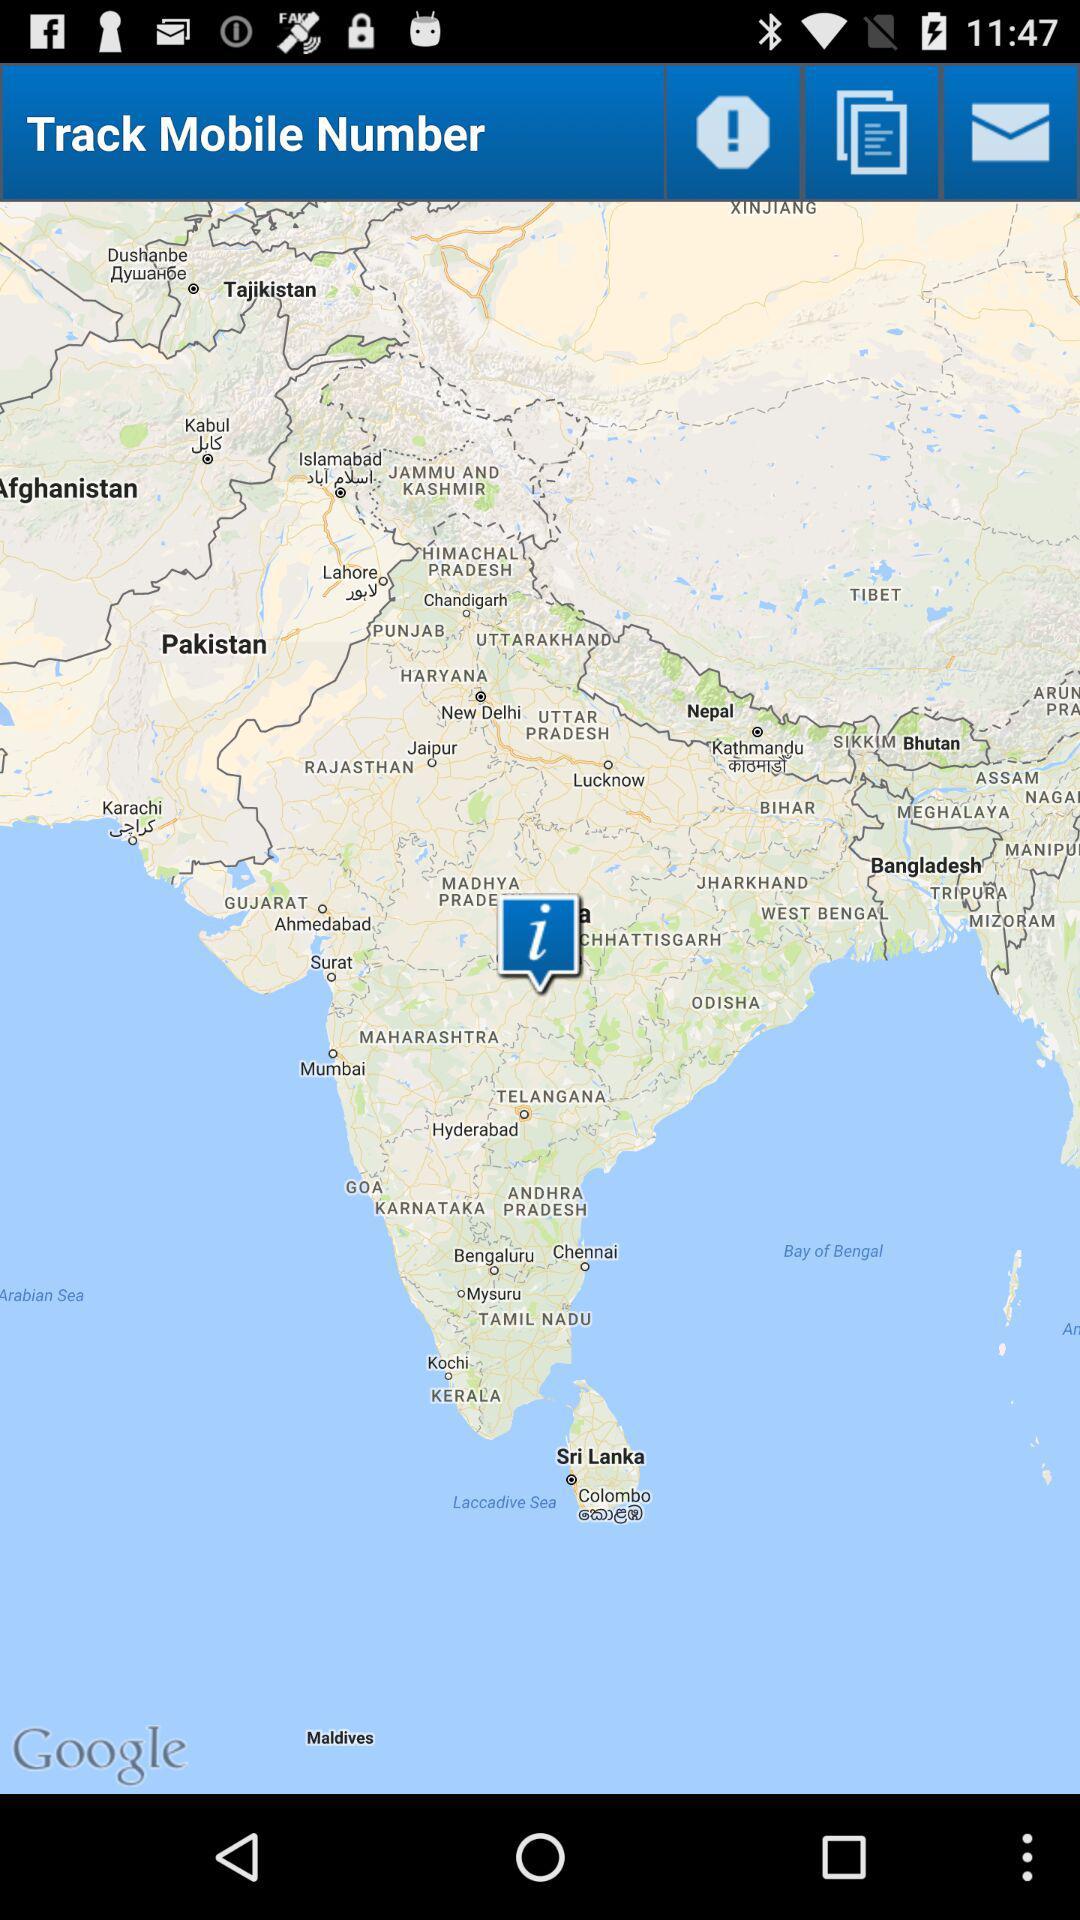 Image resolution: width=1080 pixels, height=1920 pixels. Describe the element at coordinates (870, 131) in the screenshot. I see `copy option` at that location.